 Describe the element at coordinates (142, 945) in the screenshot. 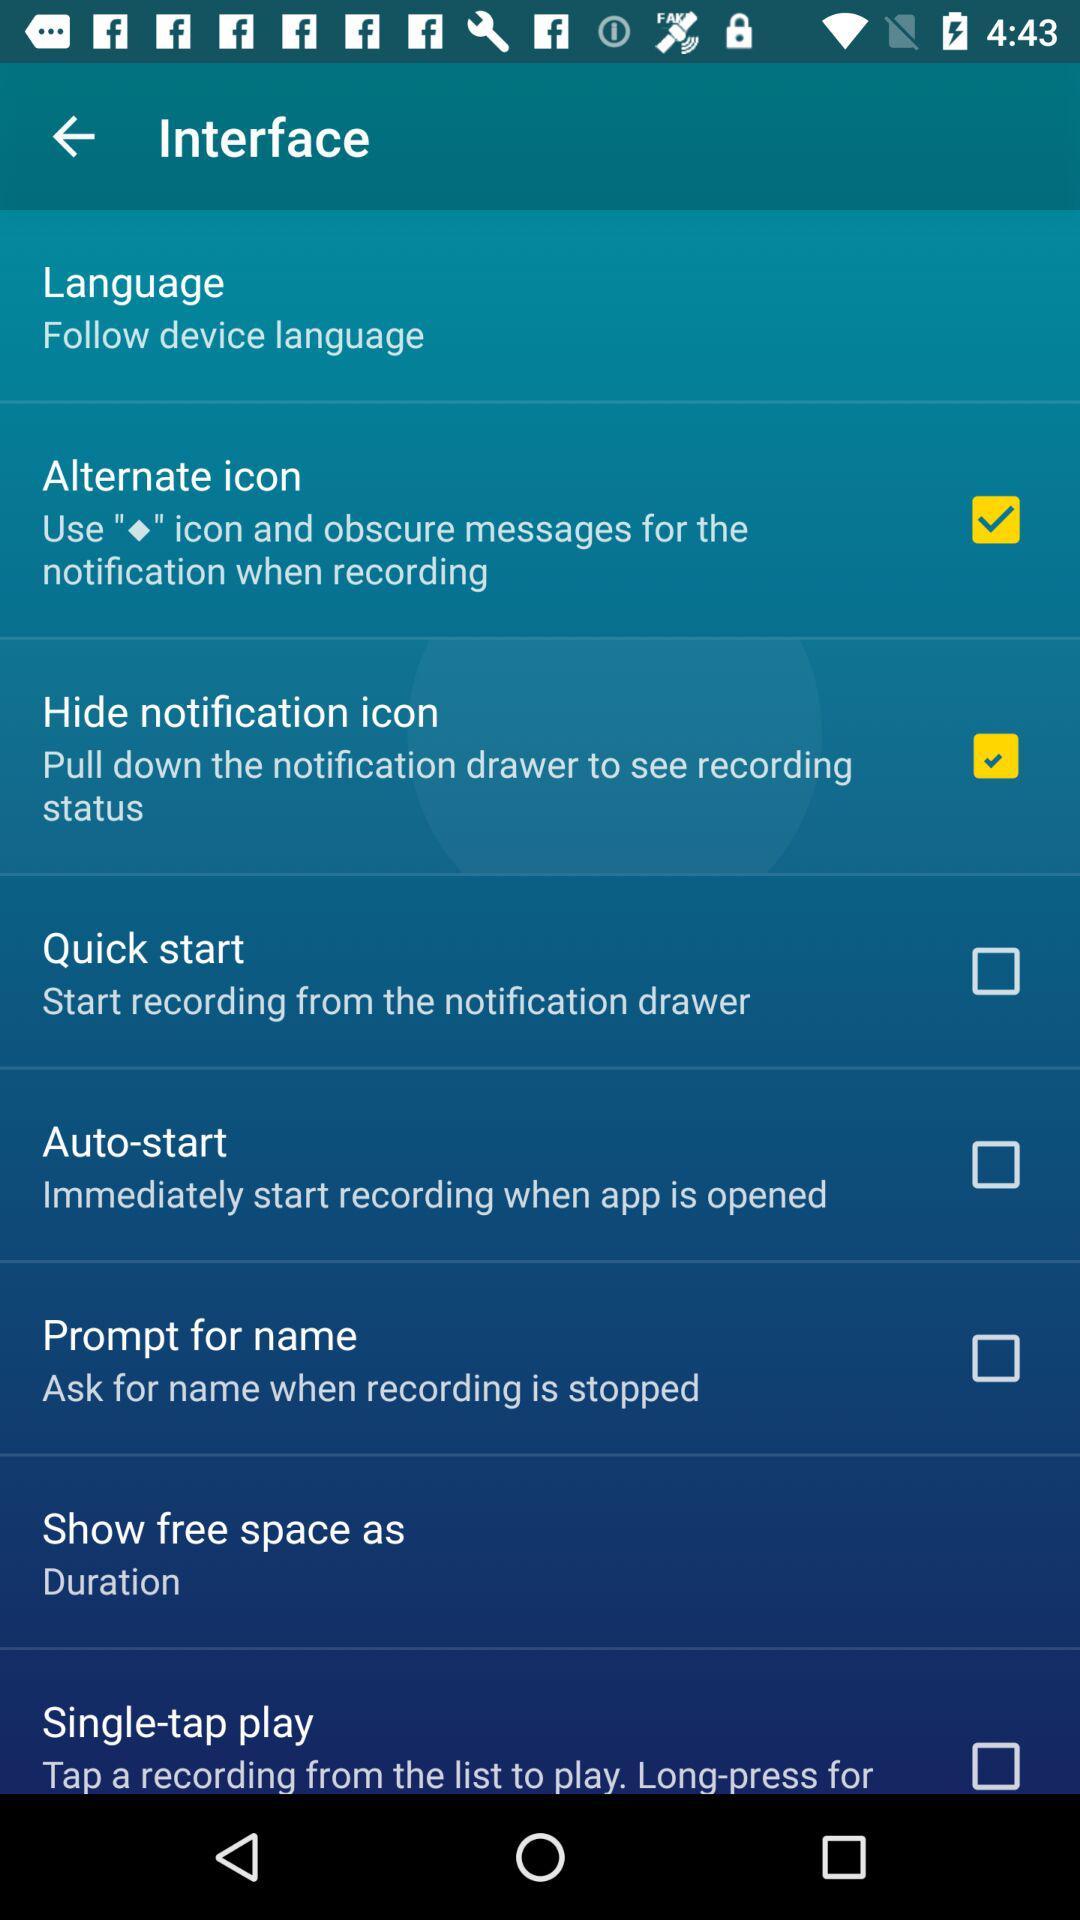

I see `quick start item` at that location.